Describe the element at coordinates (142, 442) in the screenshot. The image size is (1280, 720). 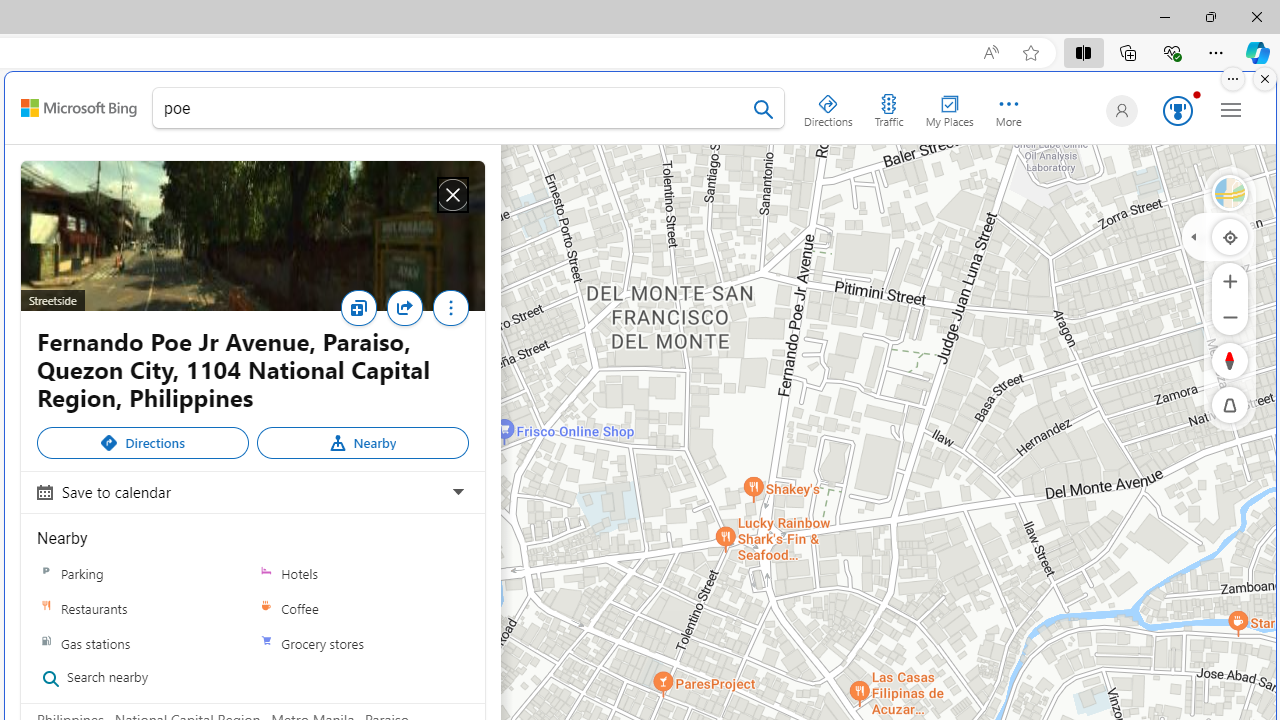
I see `'Directions'` at that location.